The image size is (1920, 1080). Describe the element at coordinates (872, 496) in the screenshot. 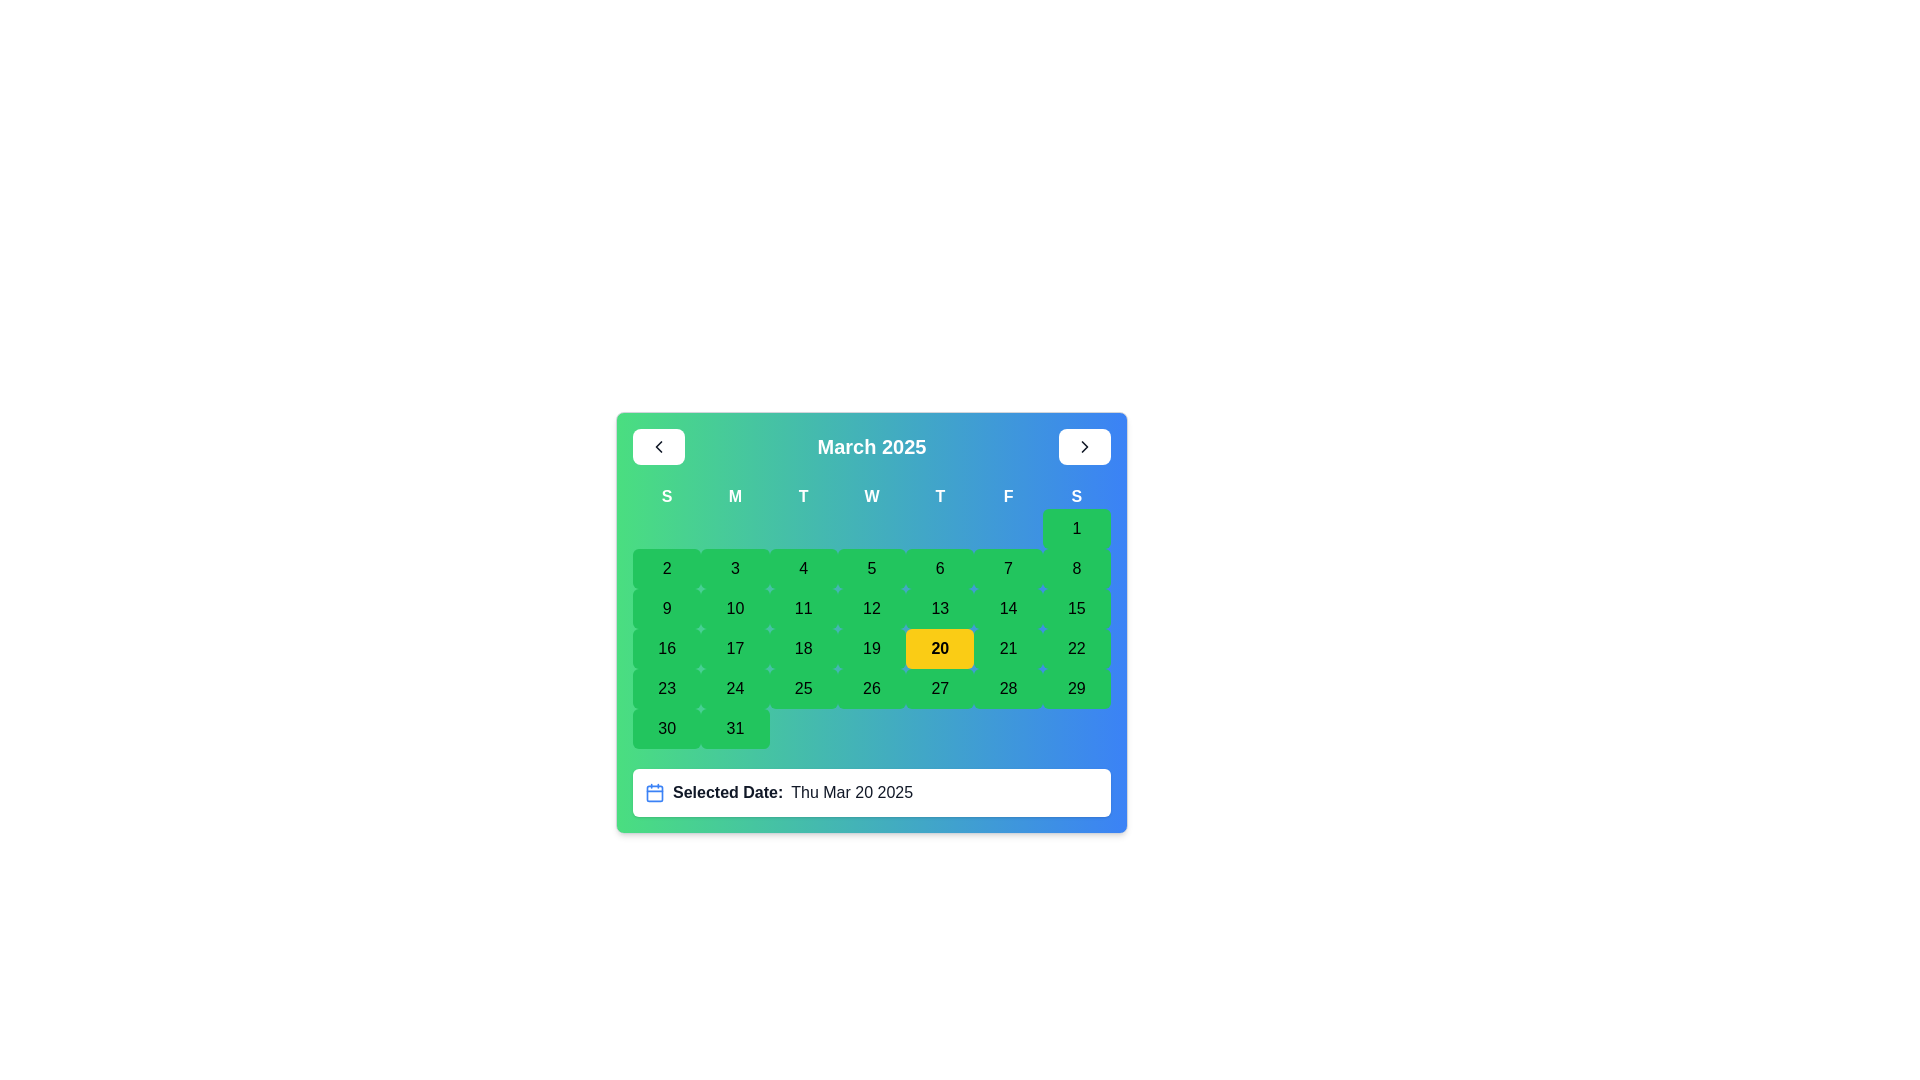

I see `the Label Row displaying the days of the week, which is styled in bold white text with a gradient background from green to blue, located below the 'March 2025' heading in the calendar interface` at that location.